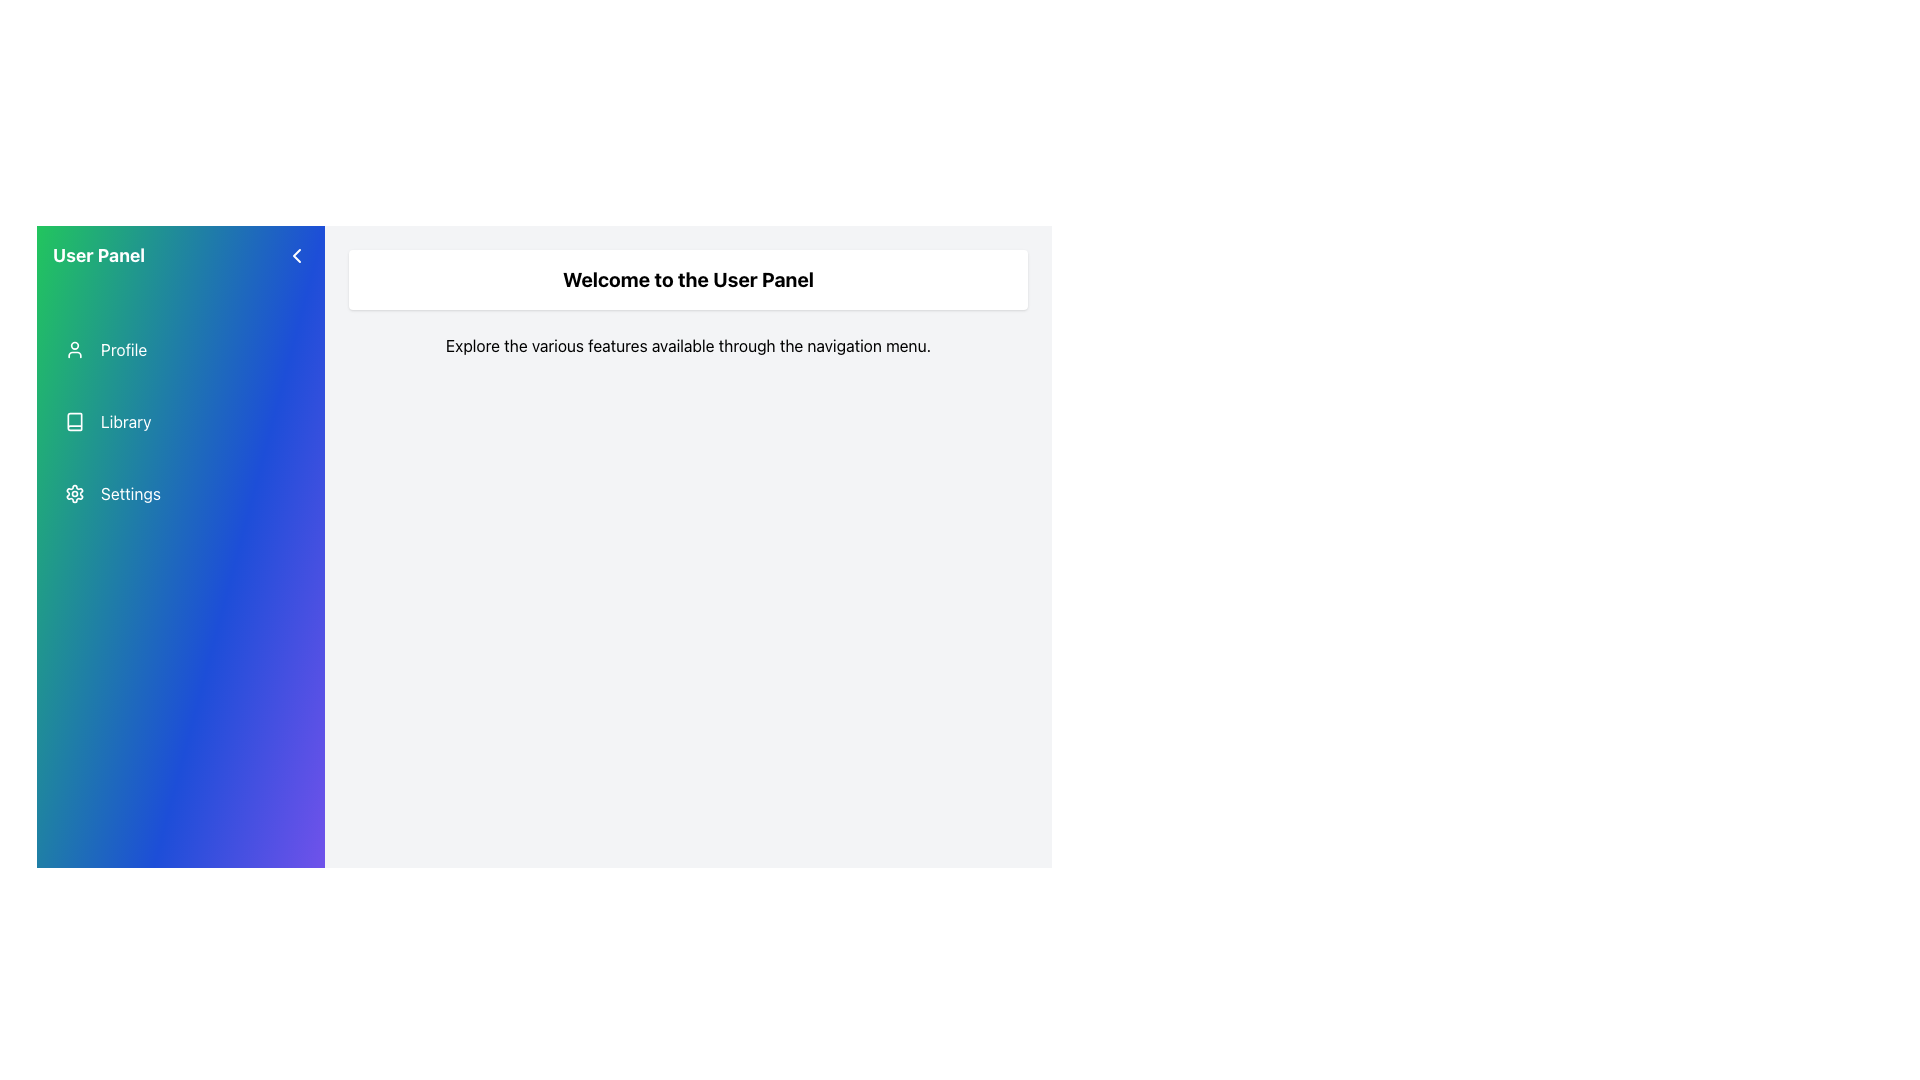 The height and width of the screenshot is (1080, 1920). Describe the element at coordinates (75, 493) in the screenshot. I see `the gear-shaped icon in the settings menu on the left sidebar` at that location.